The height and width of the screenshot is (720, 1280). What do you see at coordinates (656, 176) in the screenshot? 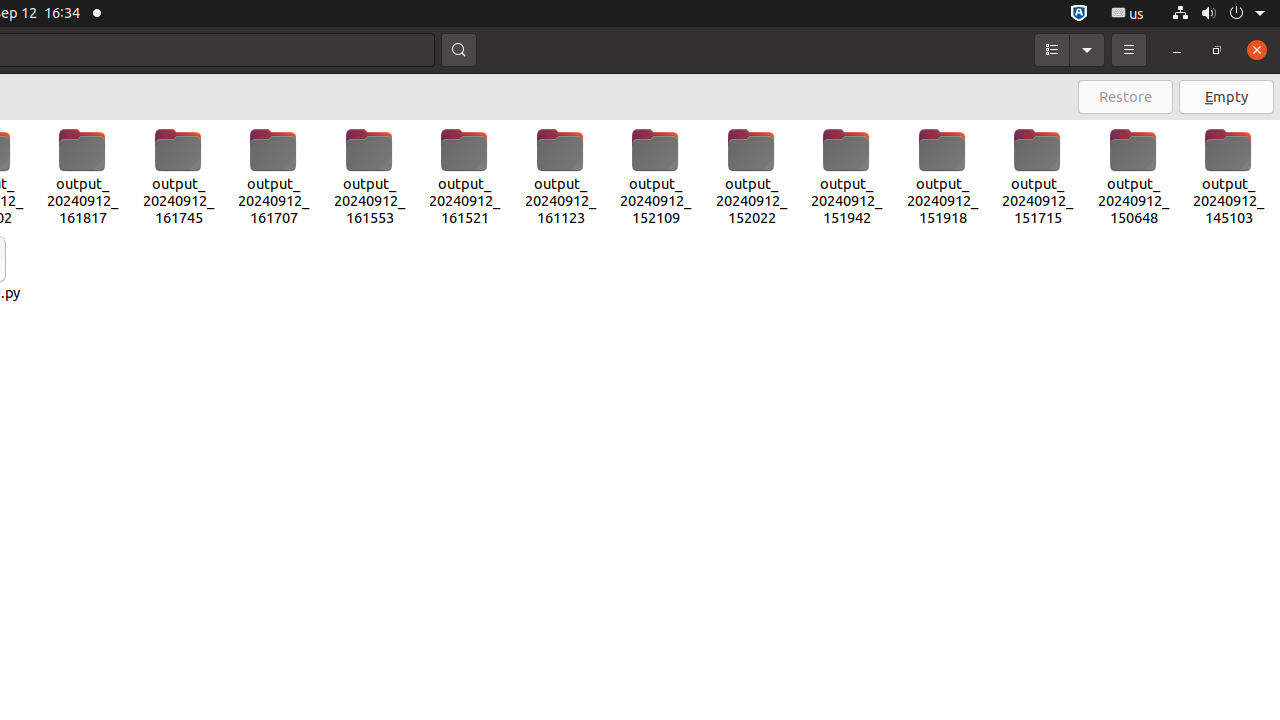
I see `'output_20240912_152109'` at bounding box center [656, 176].